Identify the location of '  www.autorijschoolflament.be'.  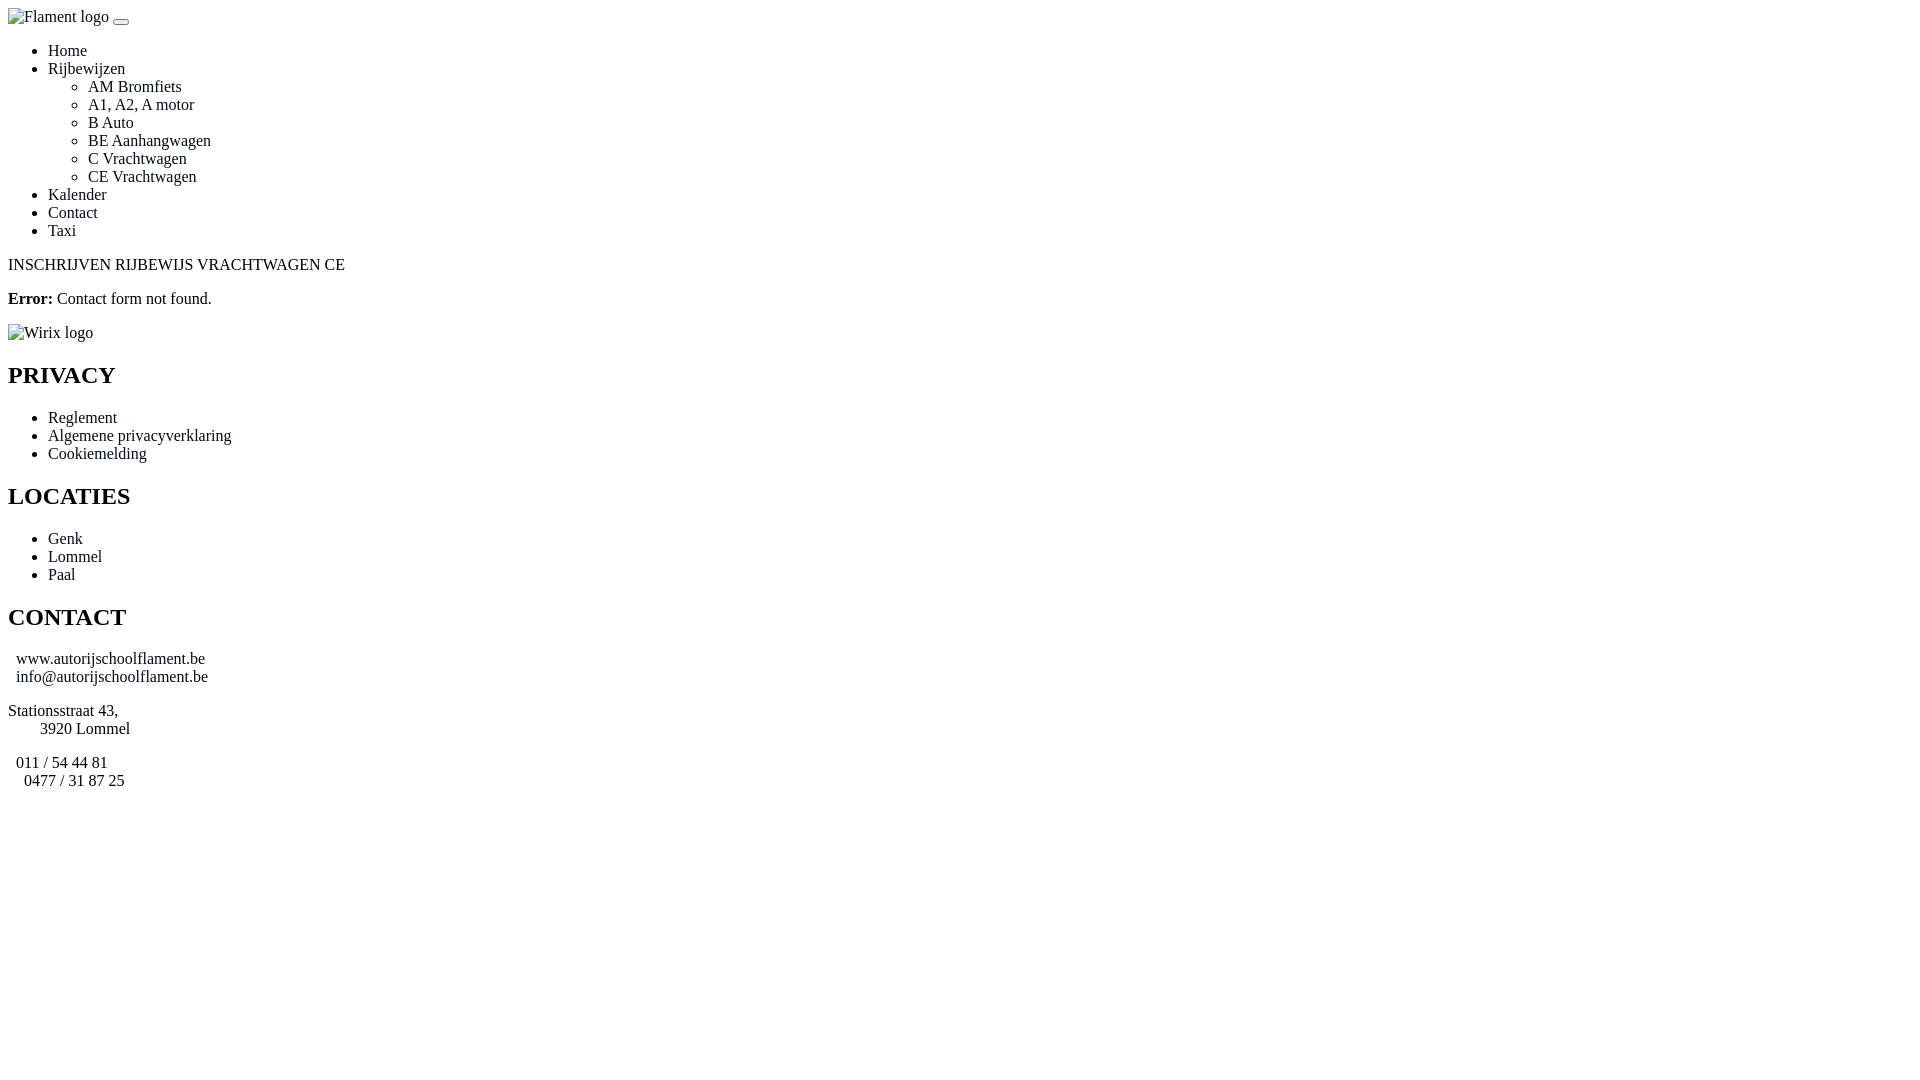
(105, 658).